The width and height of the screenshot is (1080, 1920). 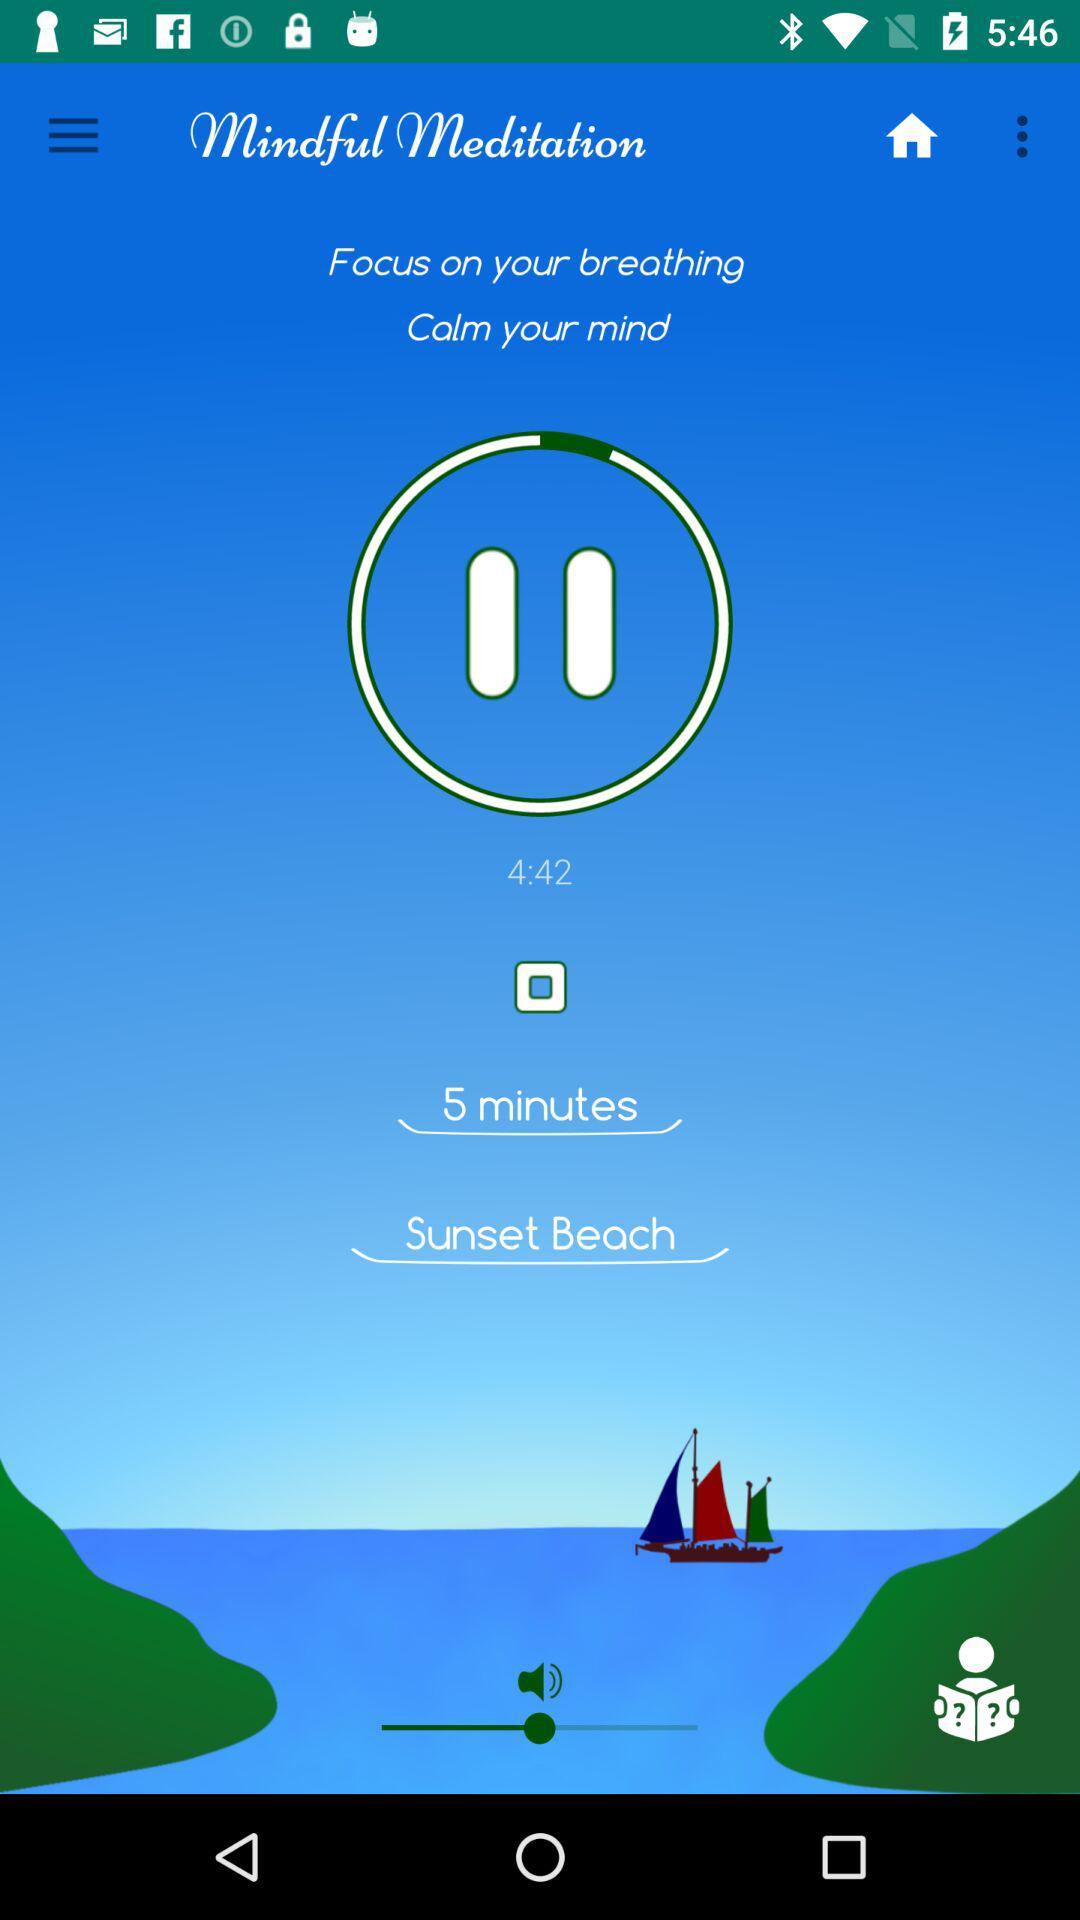 What do you see at coordinates (974, 1688) in the screenshot?
I see `click on the doll` at bounding box center [974, 1688].